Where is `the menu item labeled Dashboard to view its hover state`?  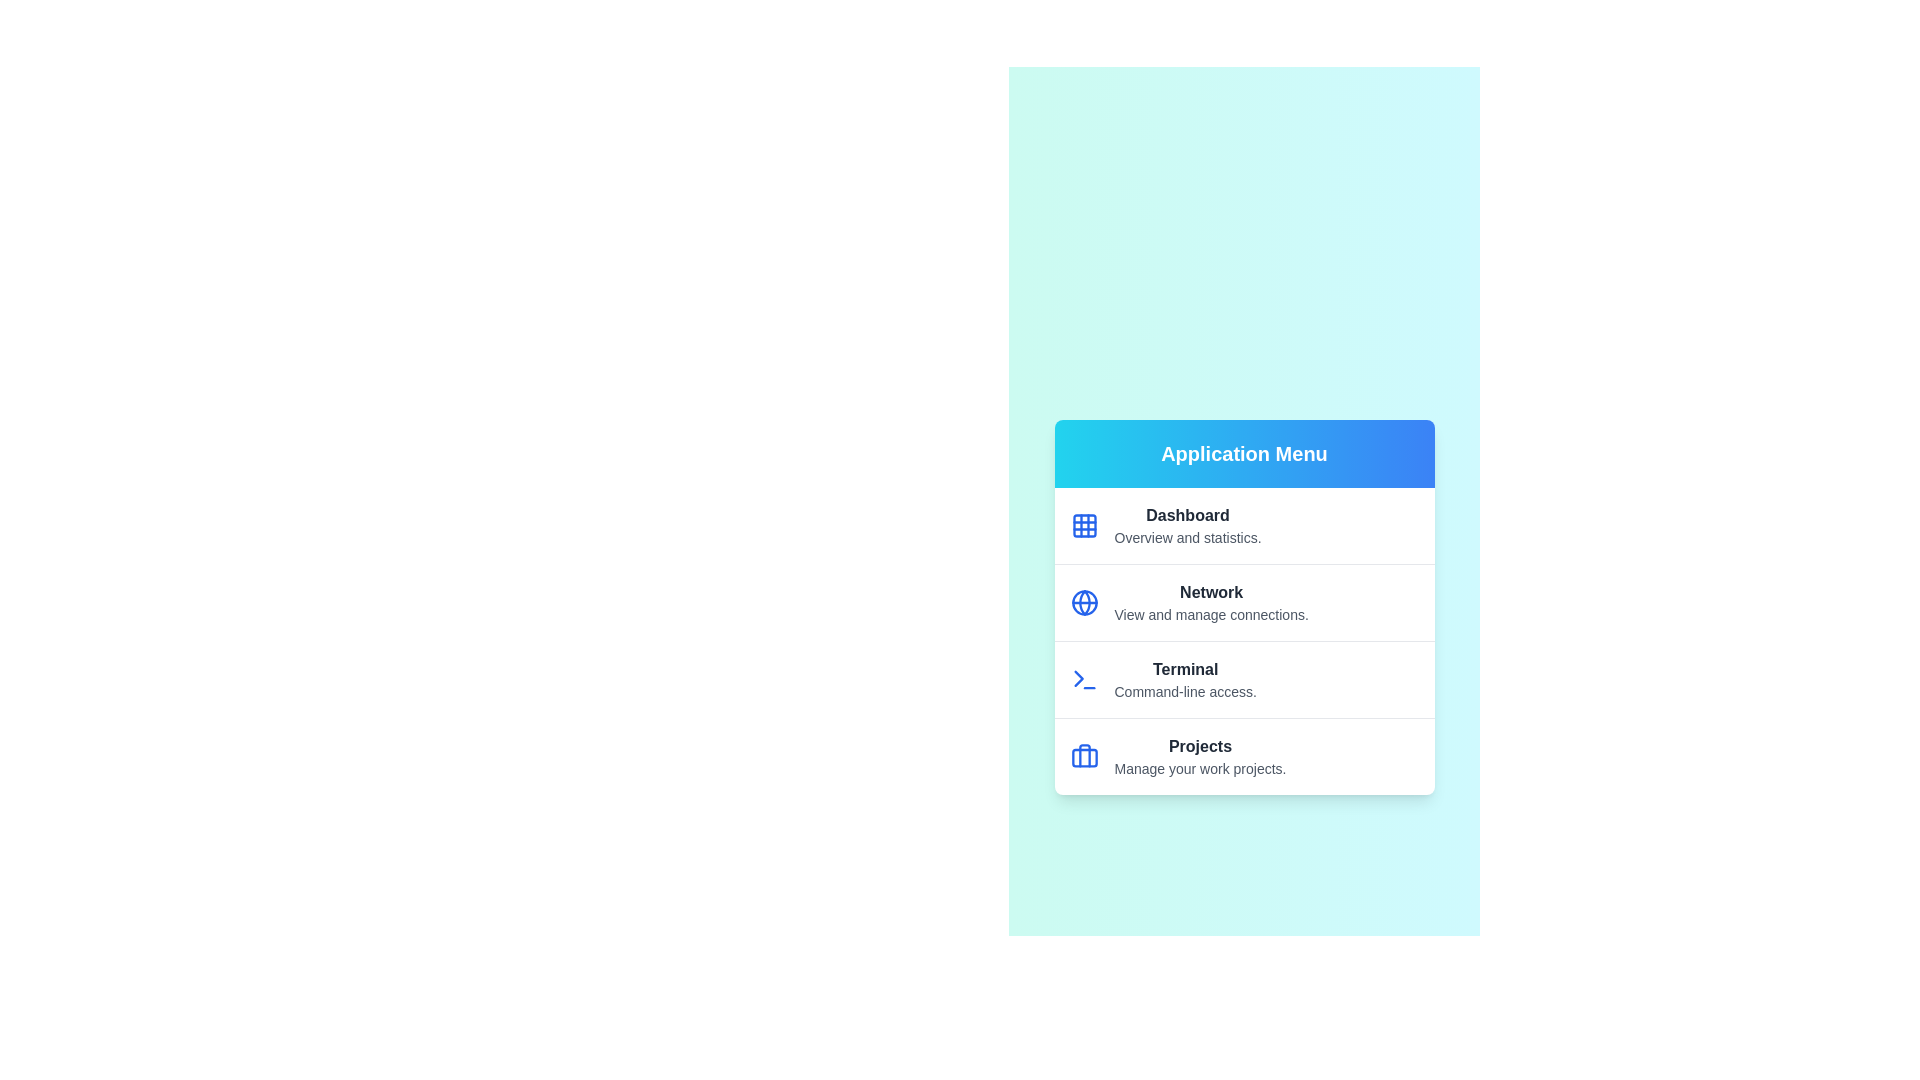
the menu item labeled Dashboard to view its hover state is located at coordinates (1243, 524).